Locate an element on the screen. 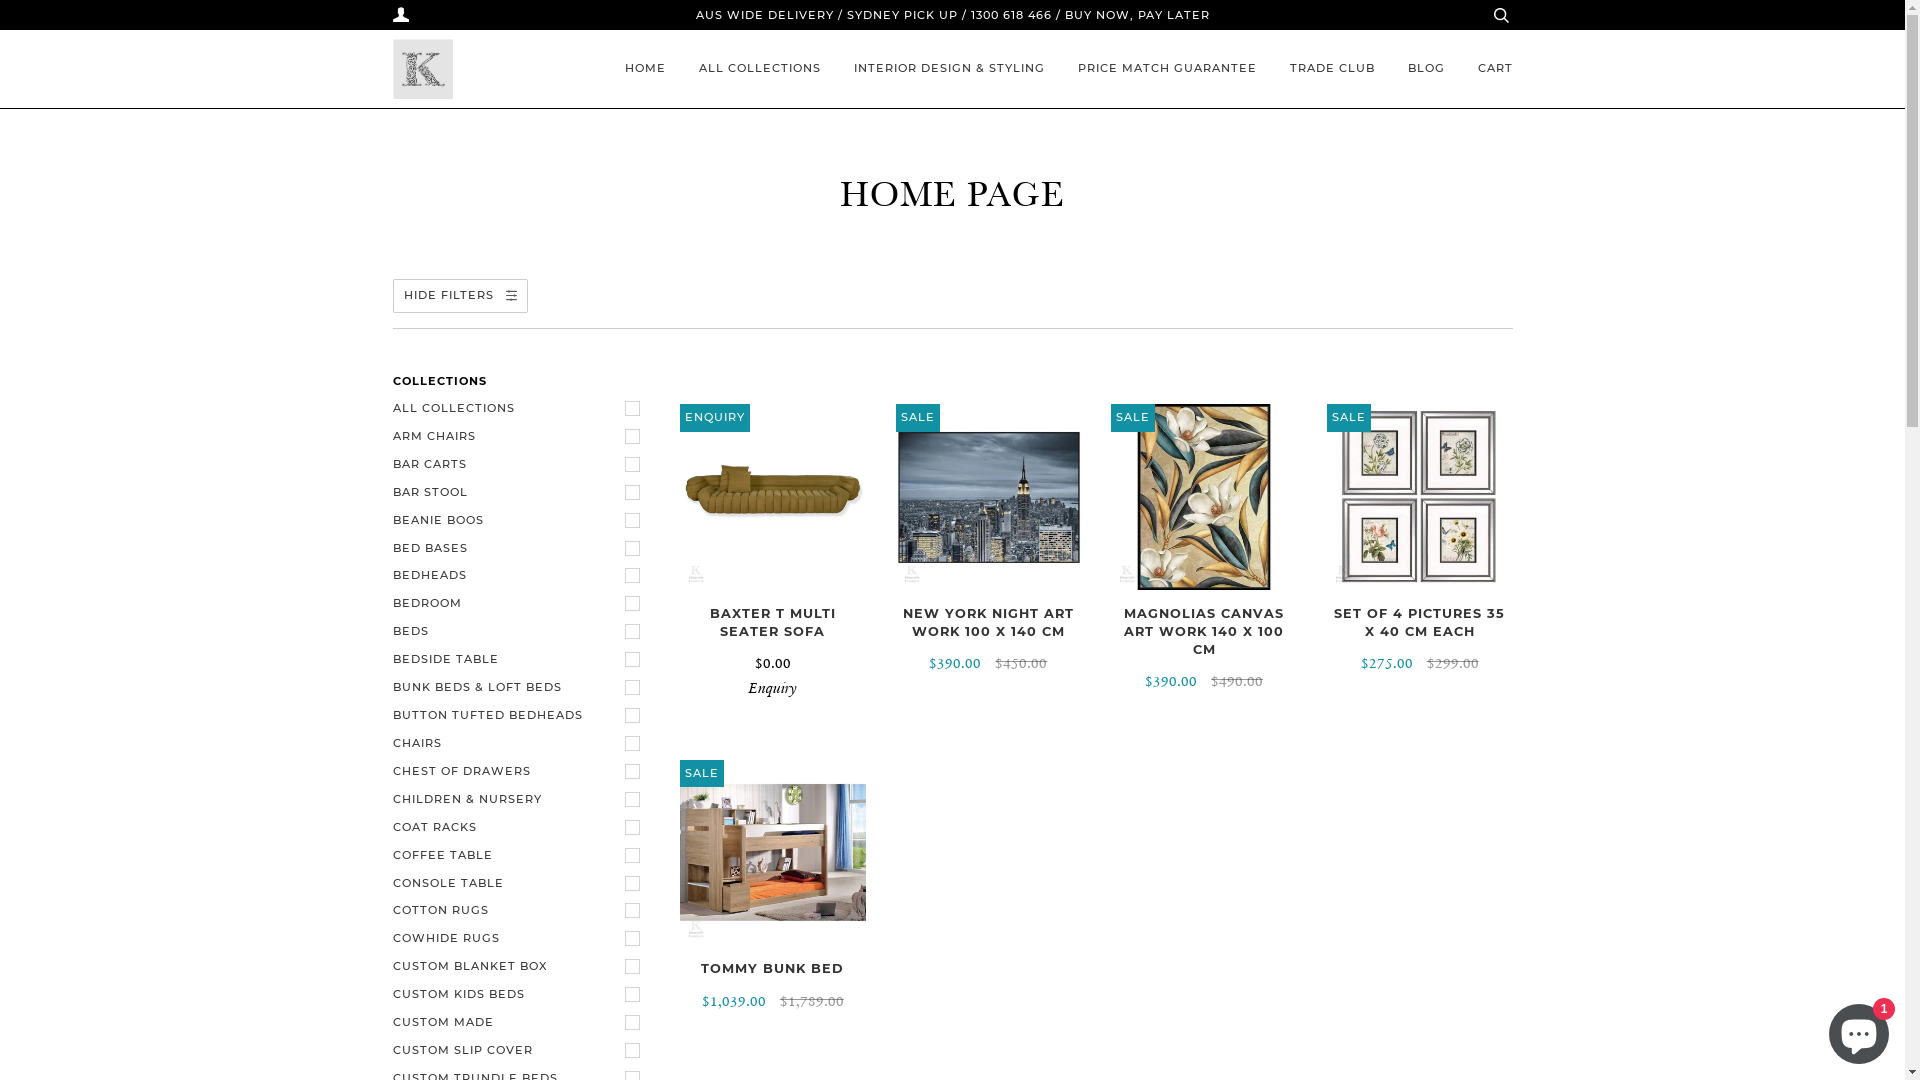 This screenshot has width=1920, height=1080. 'CHEST OF DRAWERS' is located at coordinates (521, 770).